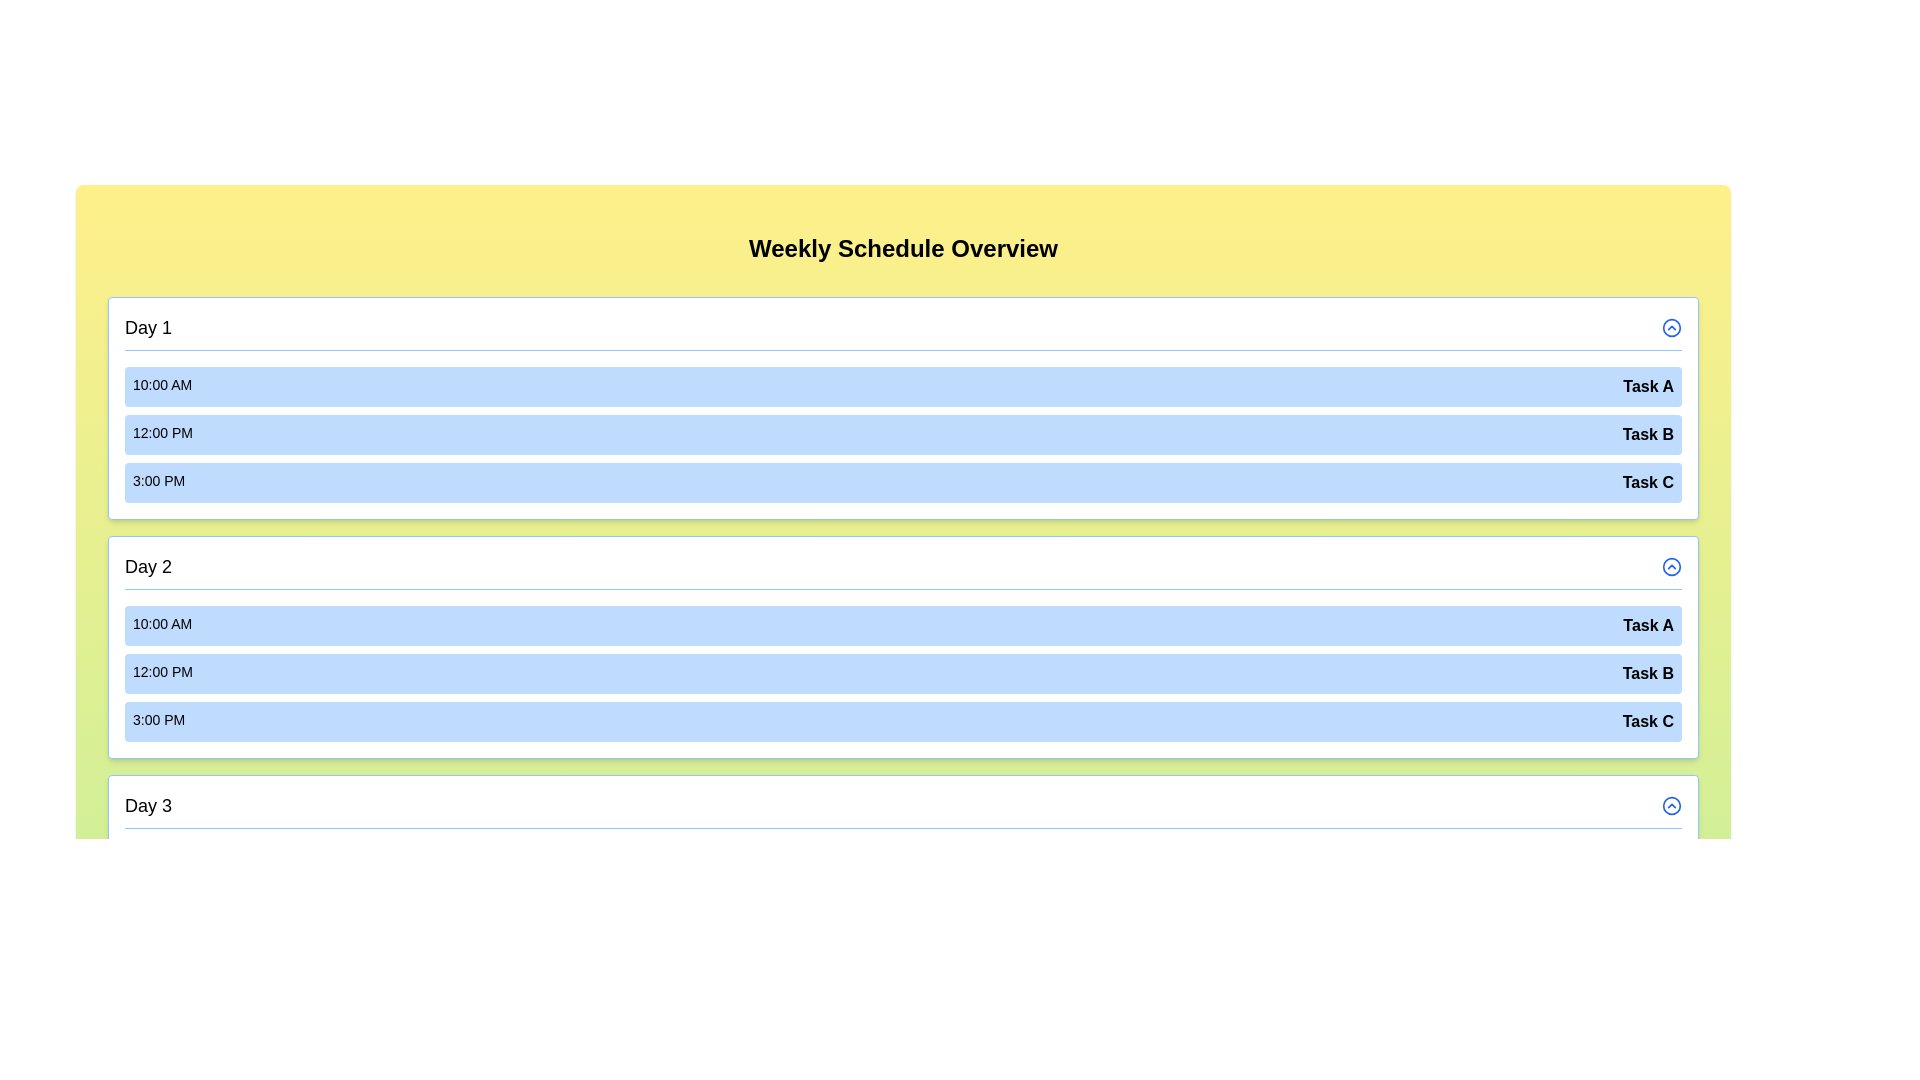 Image resolution: width=1920 pixels, height=1080 pixels. What do you see at coordinates (902, 248) in the screenshot?
I see `the title 'Weekly Schedule Overview' to focus or interact with it` at bounding box center [902, 248].